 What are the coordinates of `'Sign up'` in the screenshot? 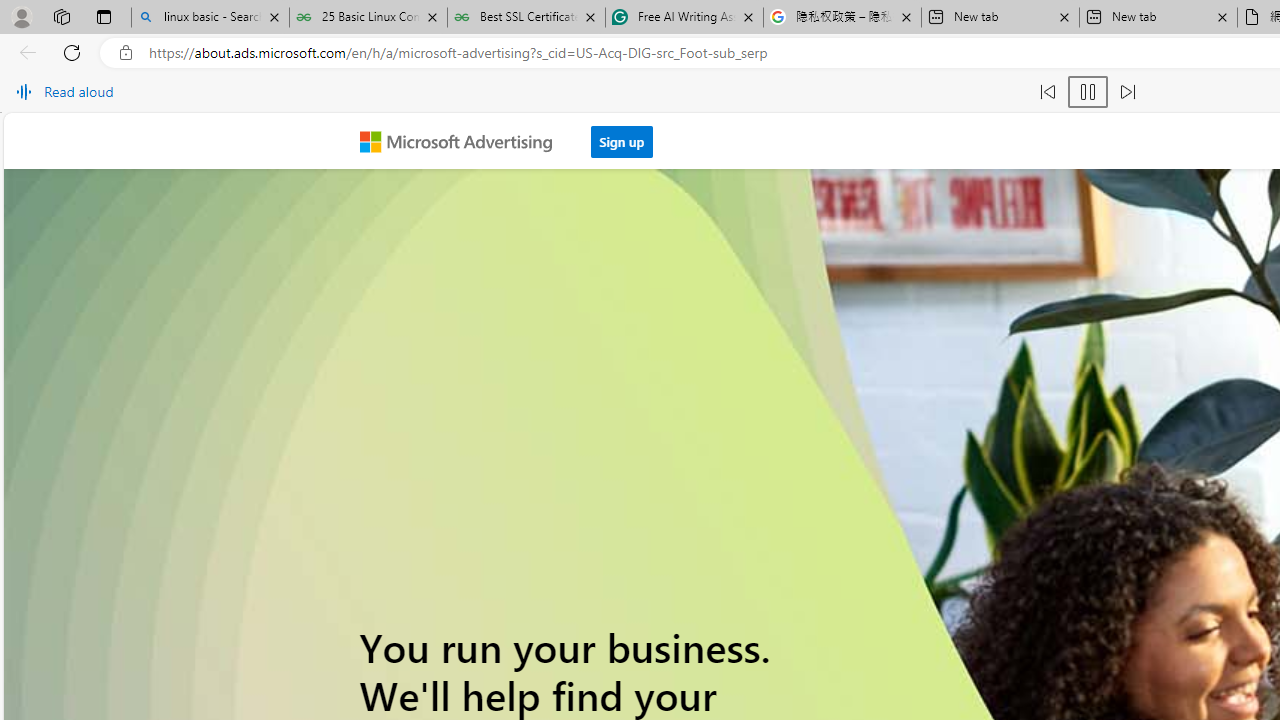 It's located at (621, 135).